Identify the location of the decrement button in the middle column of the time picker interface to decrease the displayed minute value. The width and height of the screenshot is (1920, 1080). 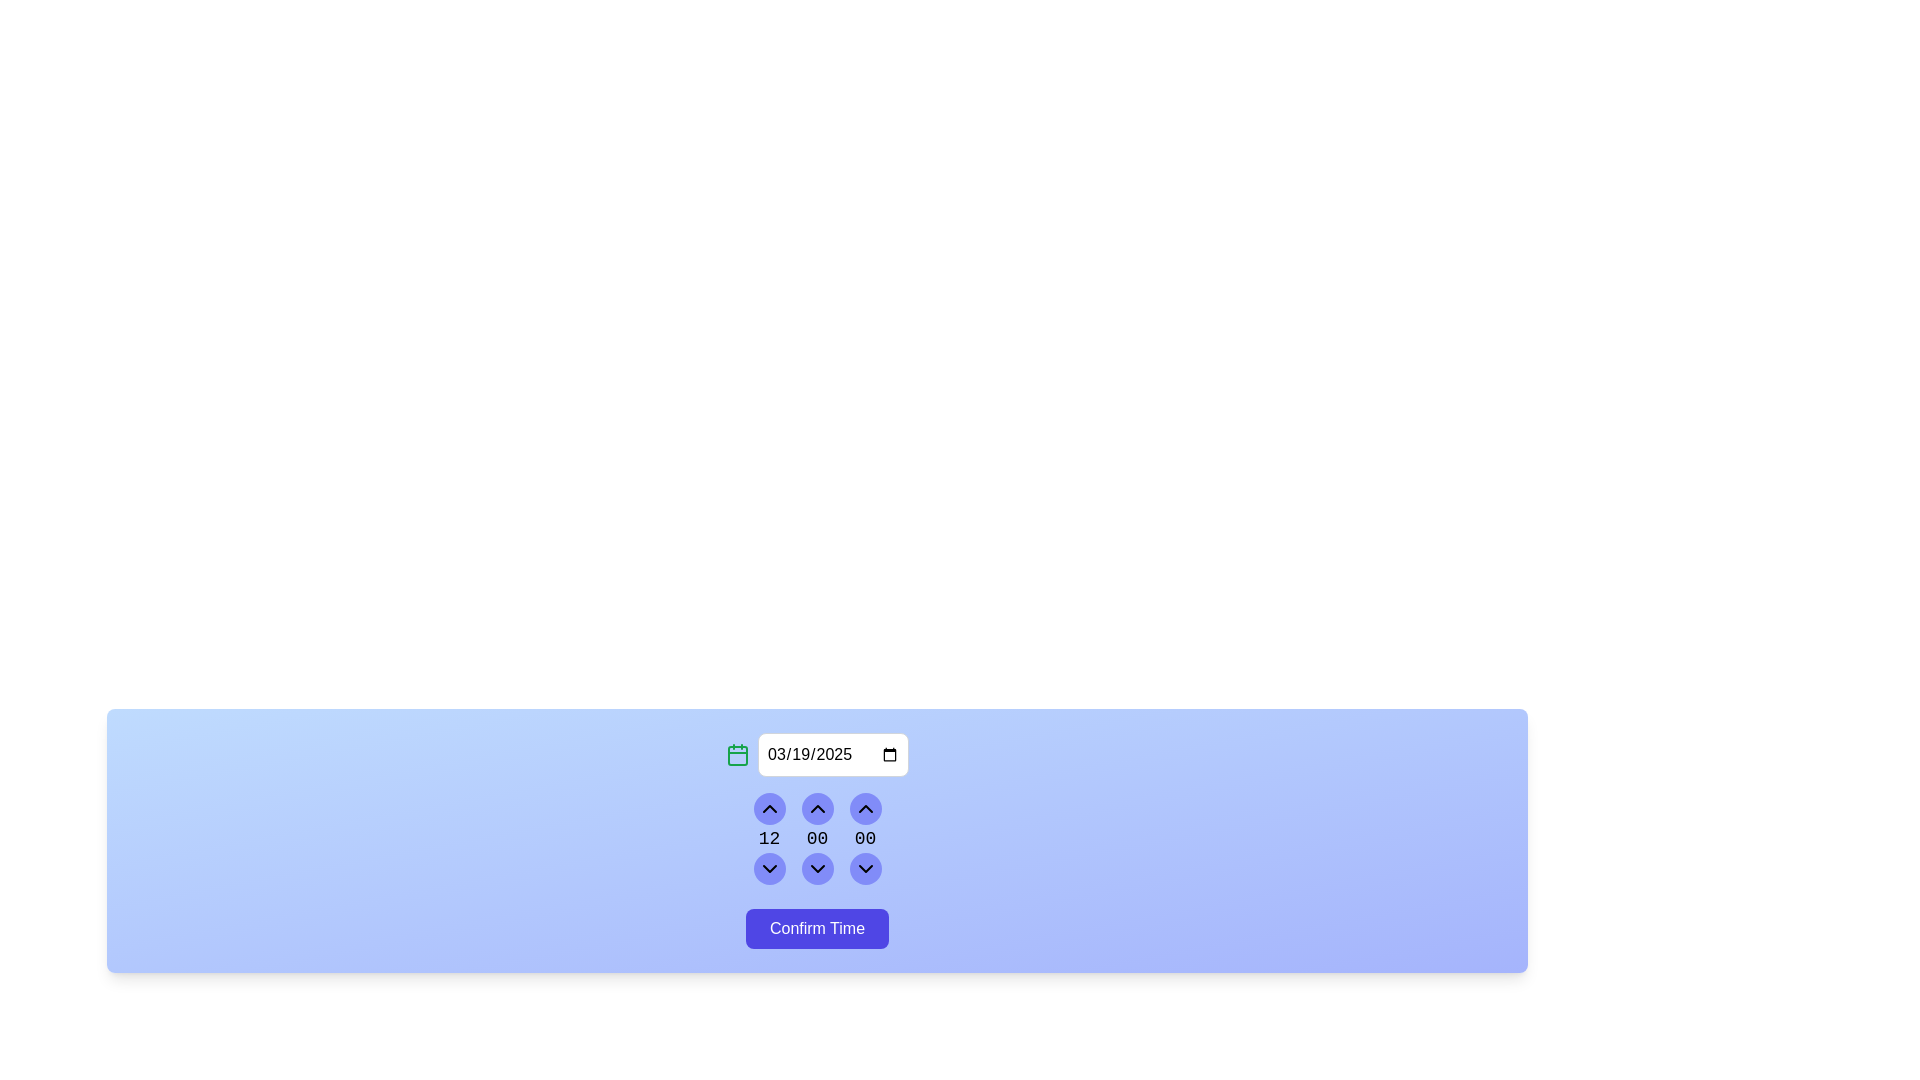
(817, 839).